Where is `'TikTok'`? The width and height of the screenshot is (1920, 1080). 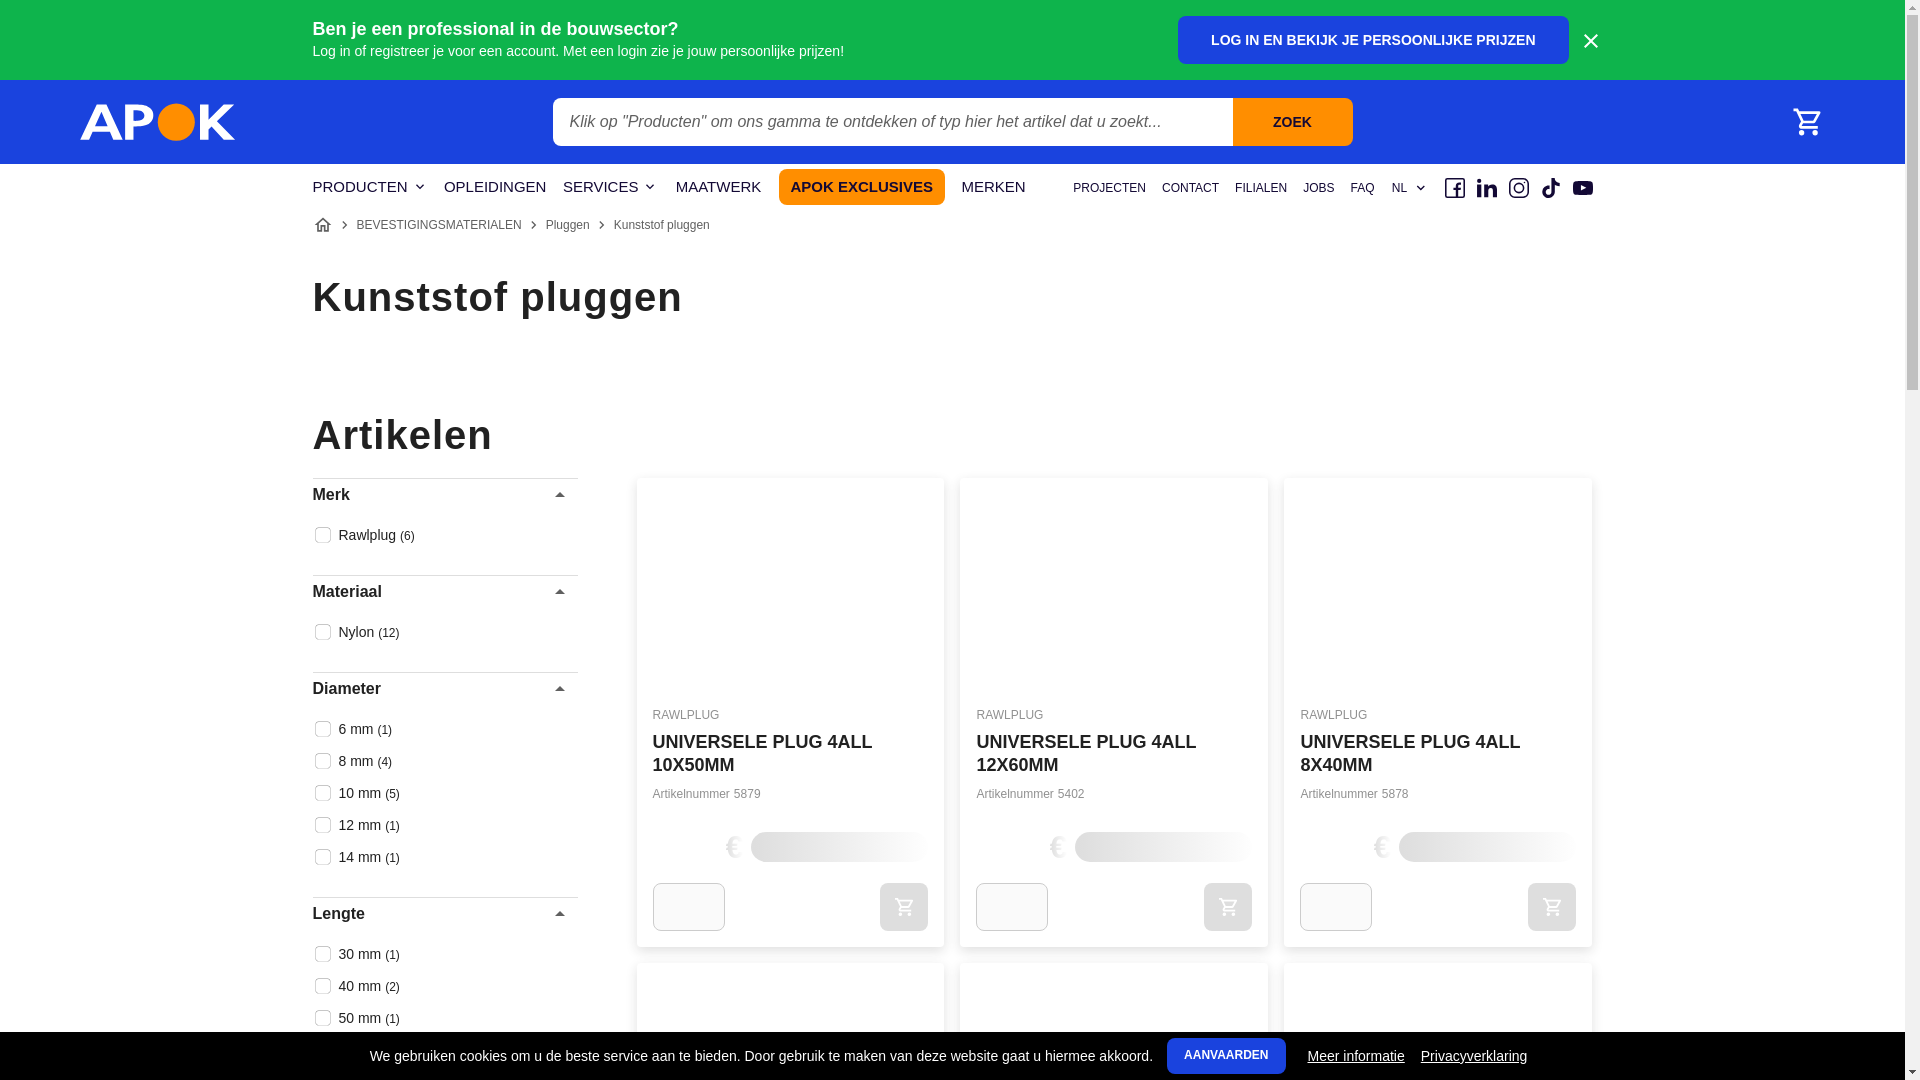 'TikTok' is located at coordinates (1549, 188).